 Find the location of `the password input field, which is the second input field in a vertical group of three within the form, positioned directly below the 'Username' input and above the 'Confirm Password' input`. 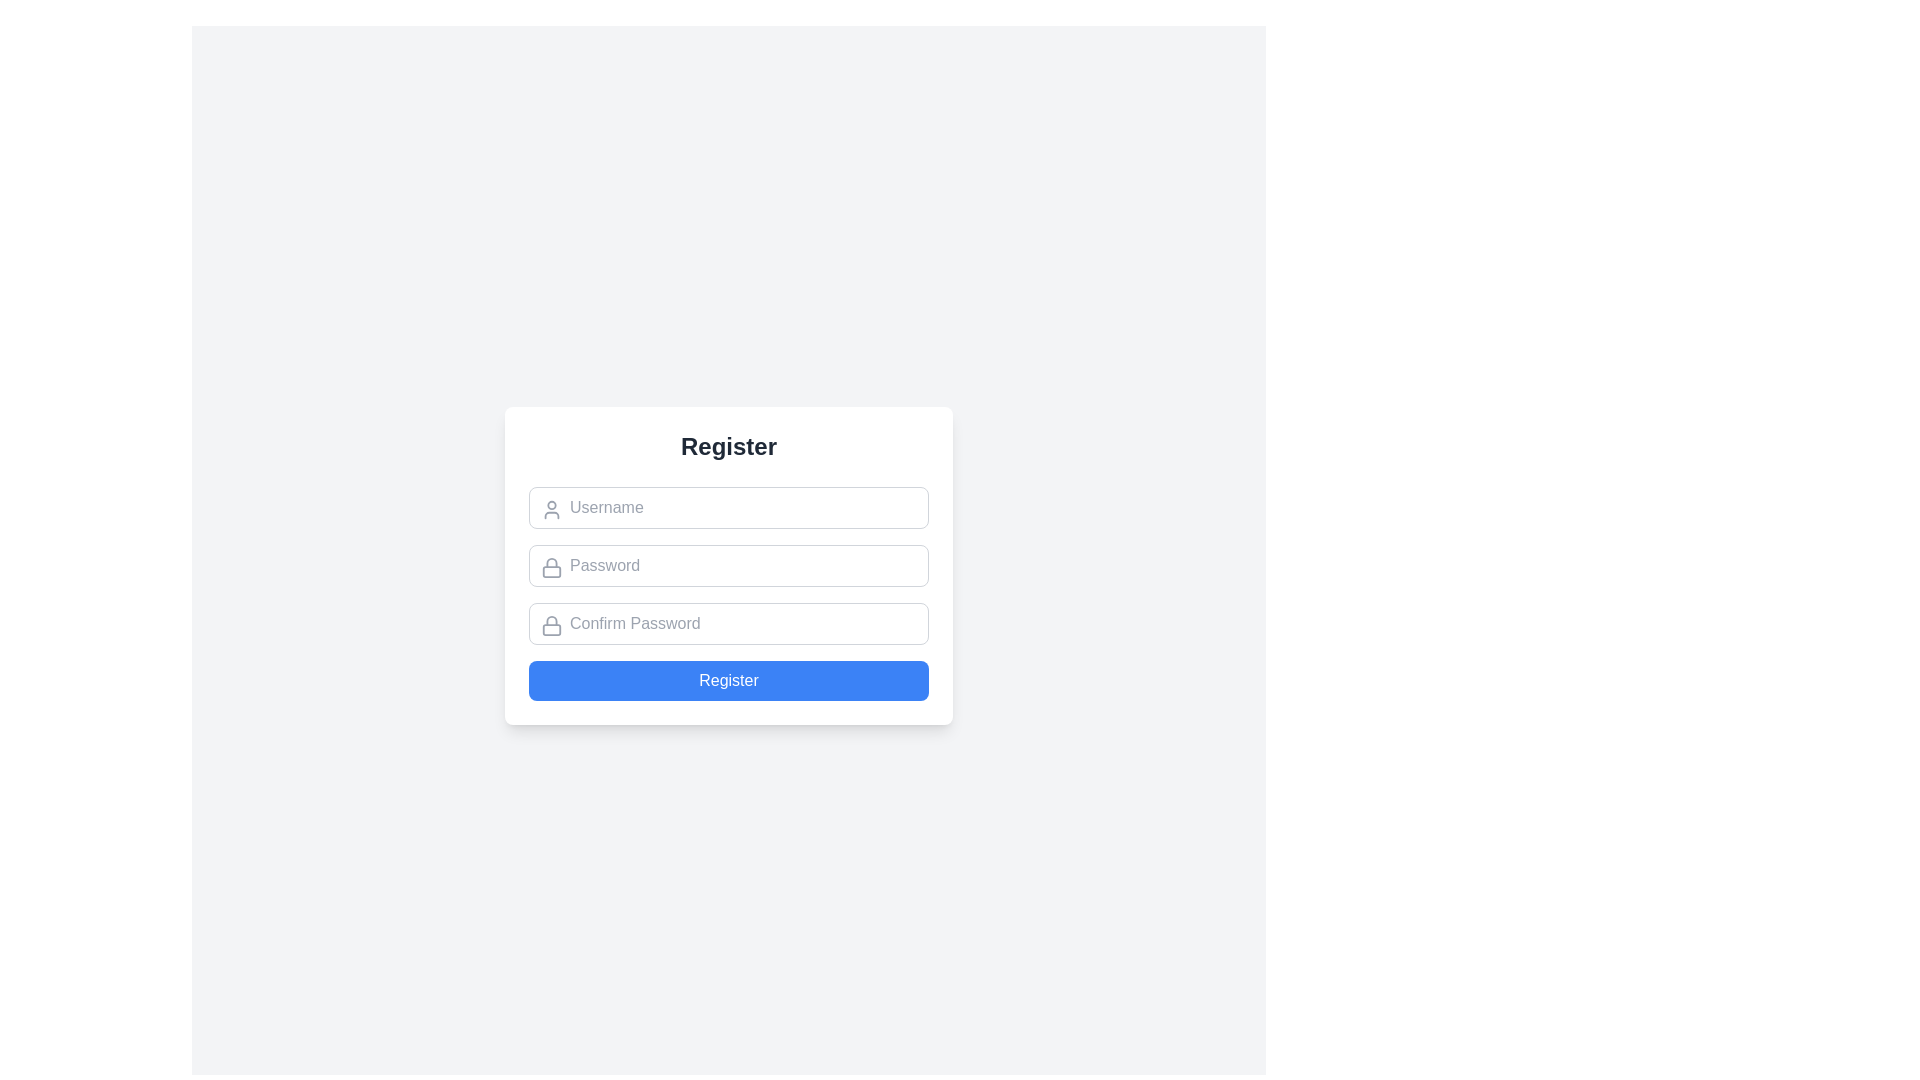

the password input field, which is the second input field in a vertical group of three within the form, positioned directly below the 'Username' input and above the 'Confirm Password' input is located at coordinates (728, 566).